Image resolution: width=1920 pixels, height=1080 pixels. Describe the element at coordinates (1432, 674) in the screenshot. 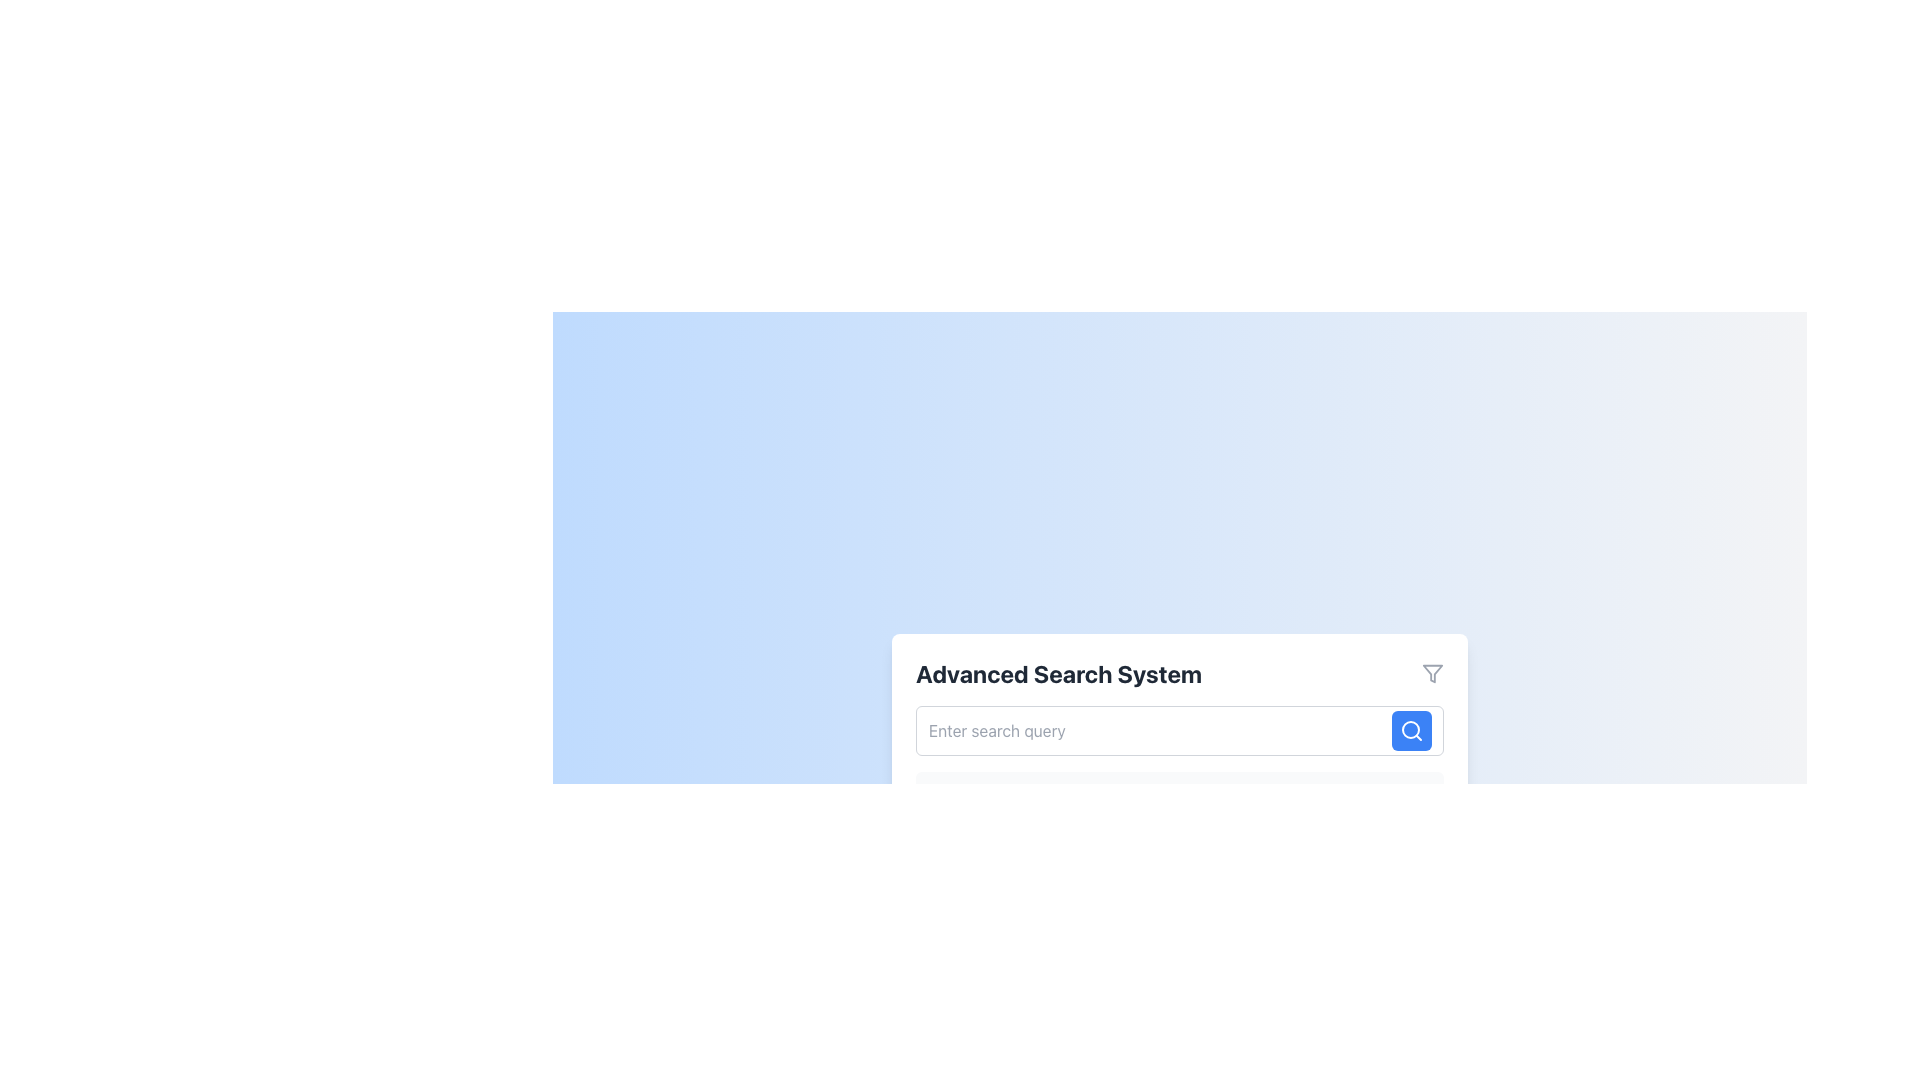

I see `the filter control button located in the upper right corner of the 'Advanced Search System' header section` at that location.